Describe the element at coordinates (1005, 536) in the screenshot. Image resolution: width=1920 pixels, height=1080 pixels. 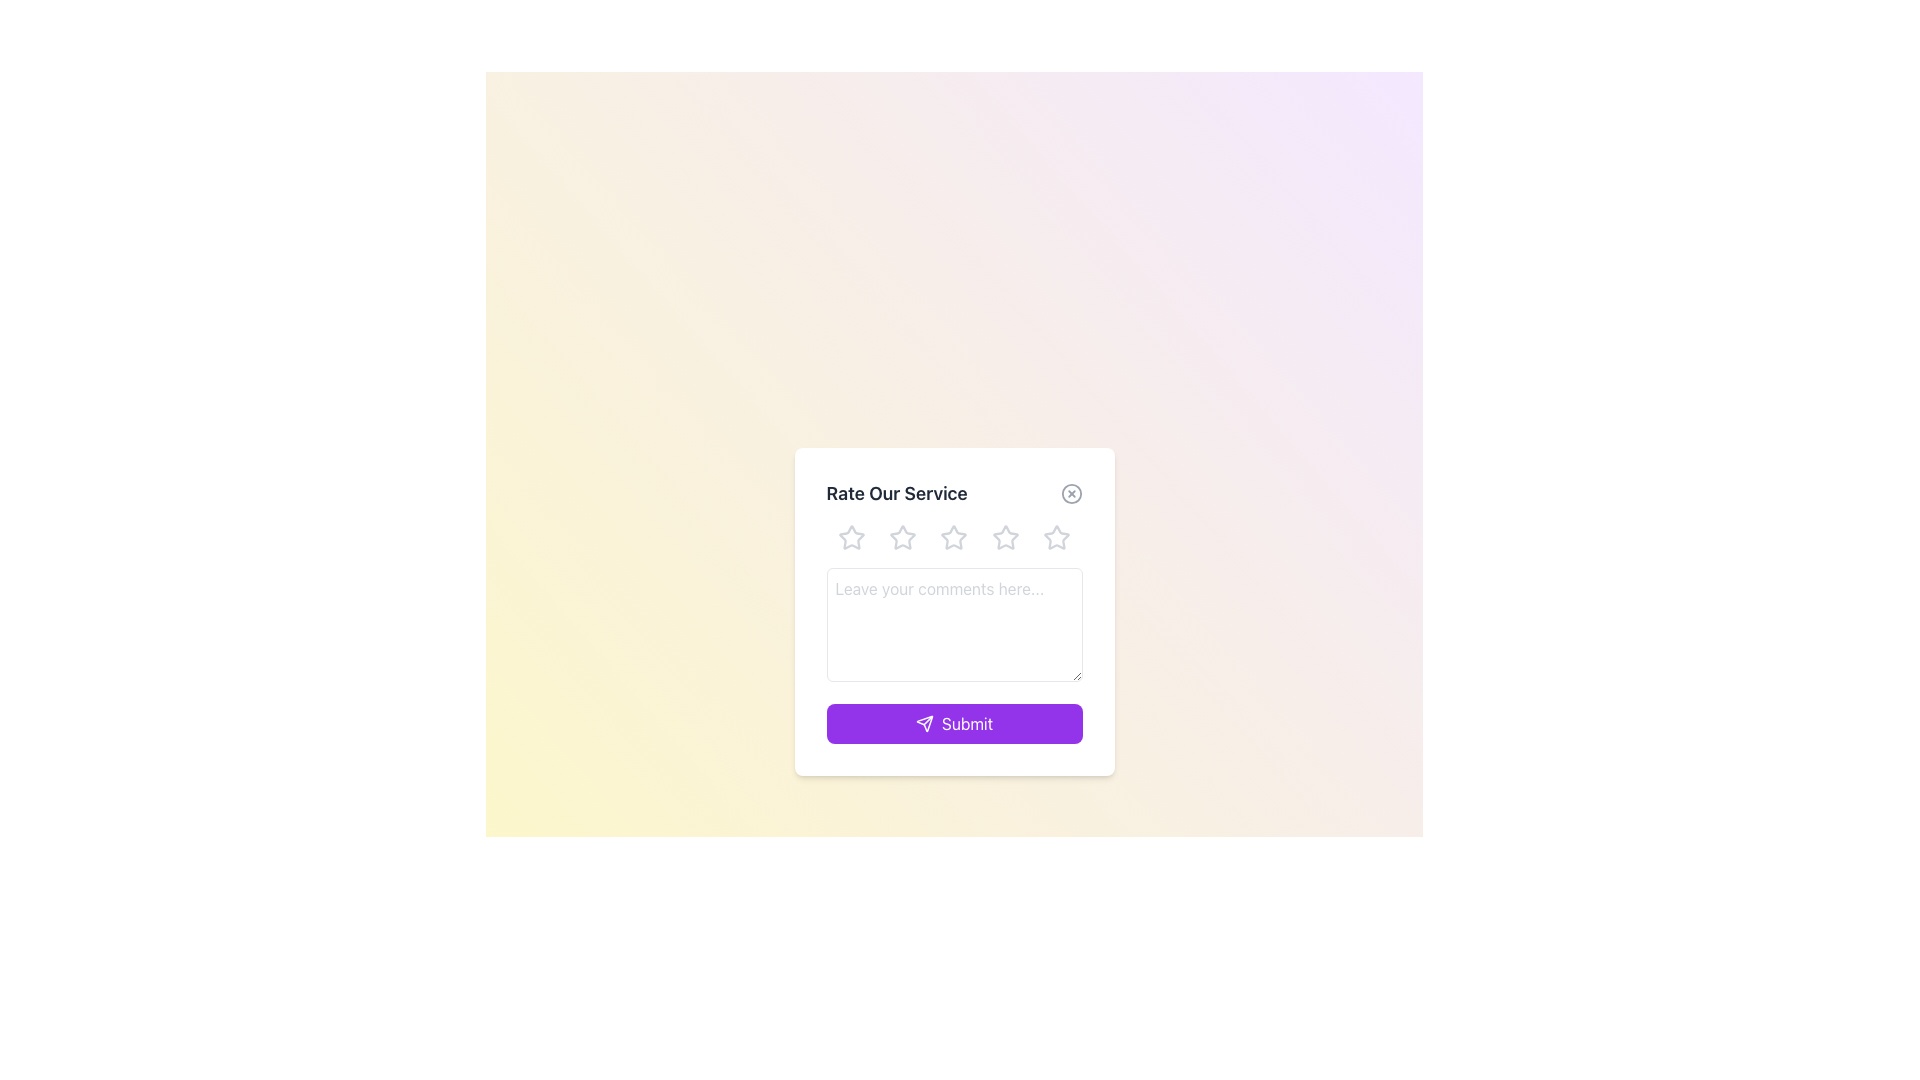
I see `the fourth star in the five-star rating system` at that location.